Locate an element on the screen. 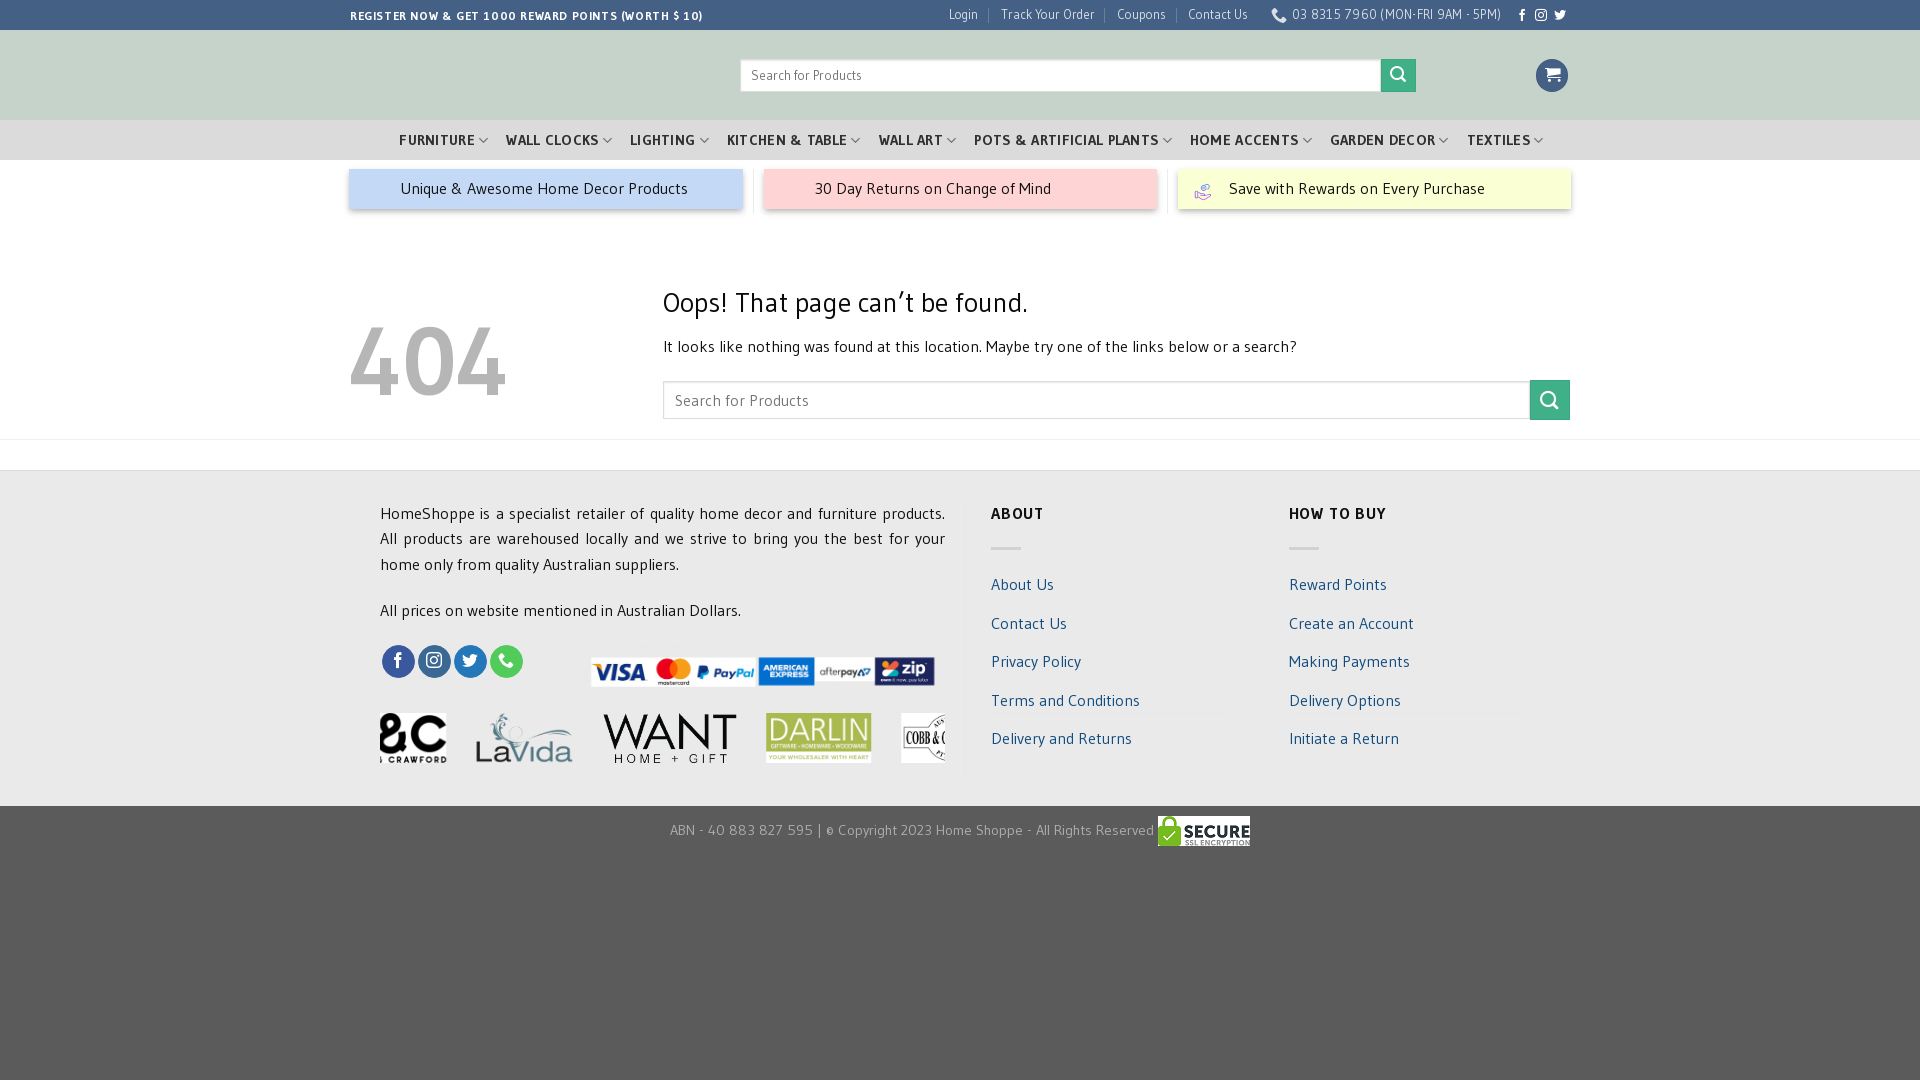 Image resolution: width=1920 pixels, height=1080 pixels. 'Privacy Policy' is located at coordinates (990, 662).